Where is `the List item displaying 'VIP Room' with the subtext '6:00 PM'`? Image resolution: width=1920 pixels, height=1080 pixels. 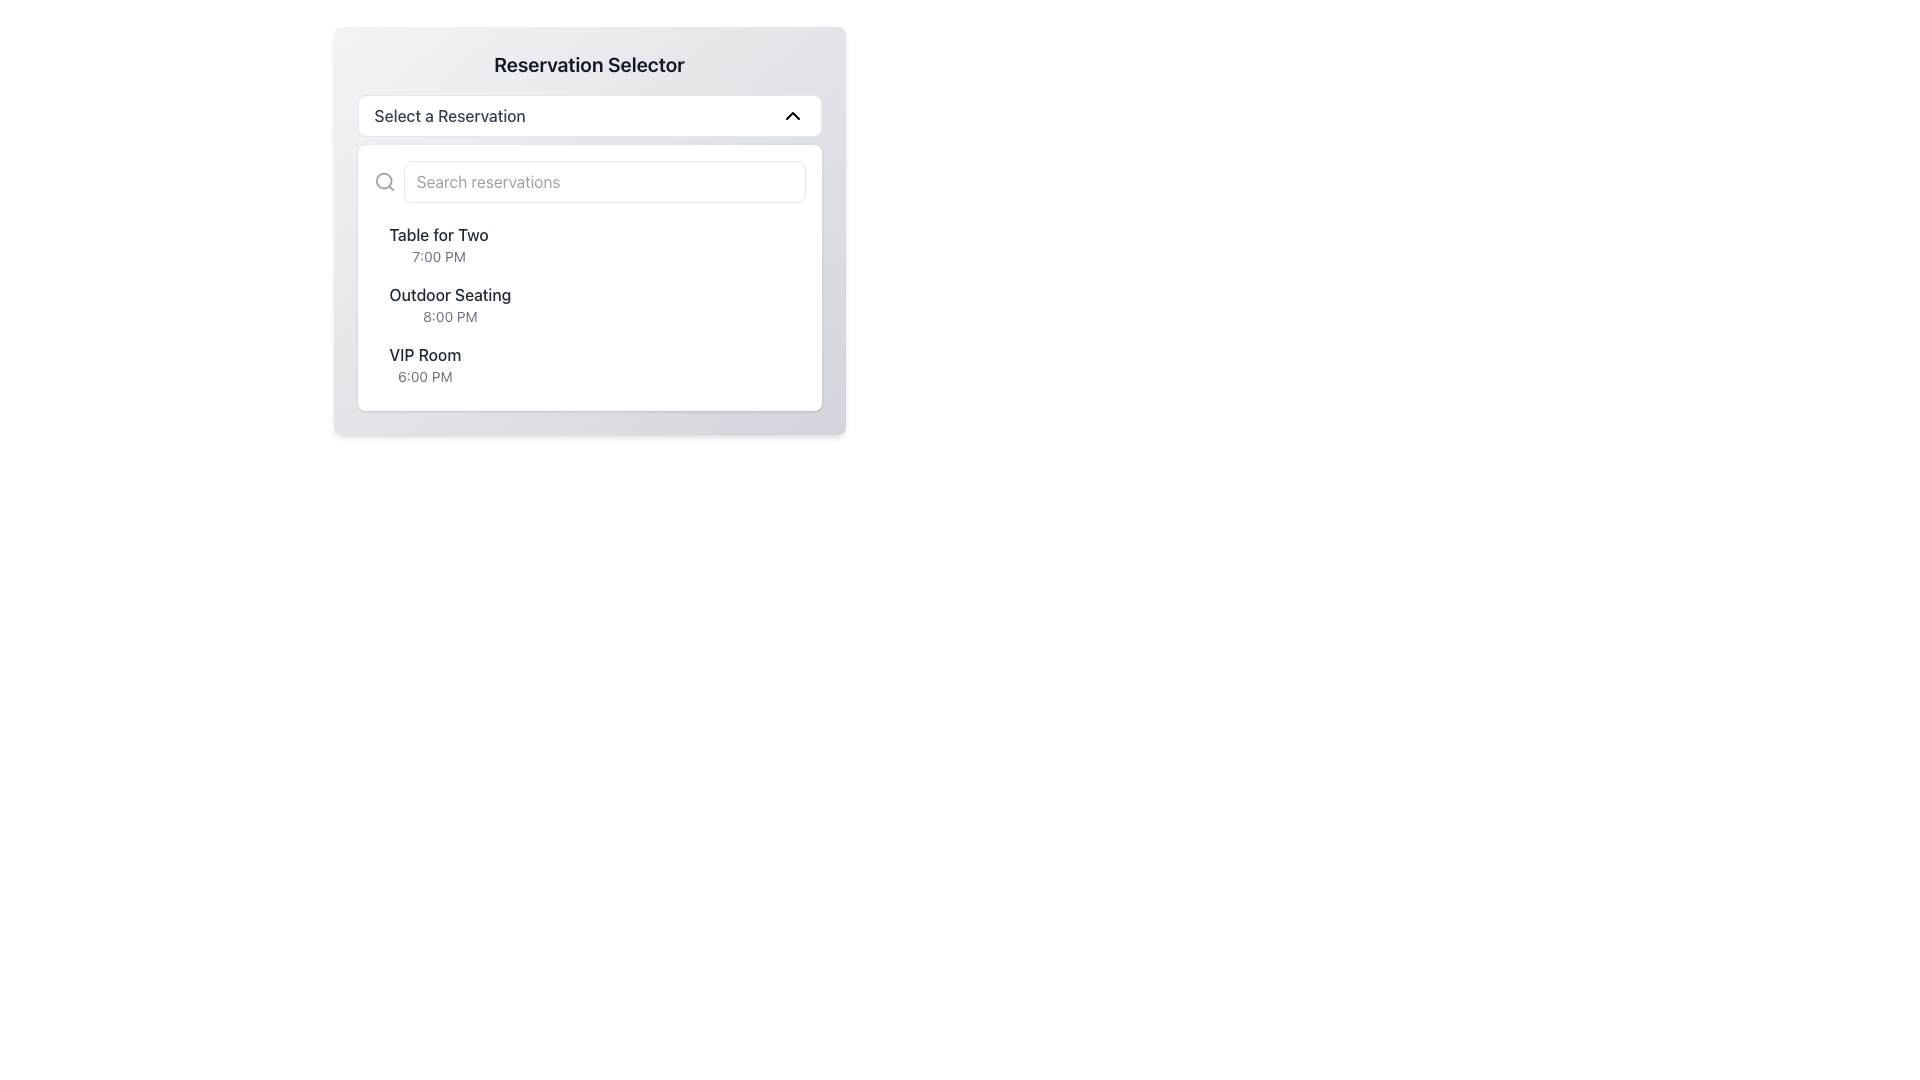 the List item displaying 'VIP Room' with the subtext '6:00 PM' is located at coordinates (588, 365).